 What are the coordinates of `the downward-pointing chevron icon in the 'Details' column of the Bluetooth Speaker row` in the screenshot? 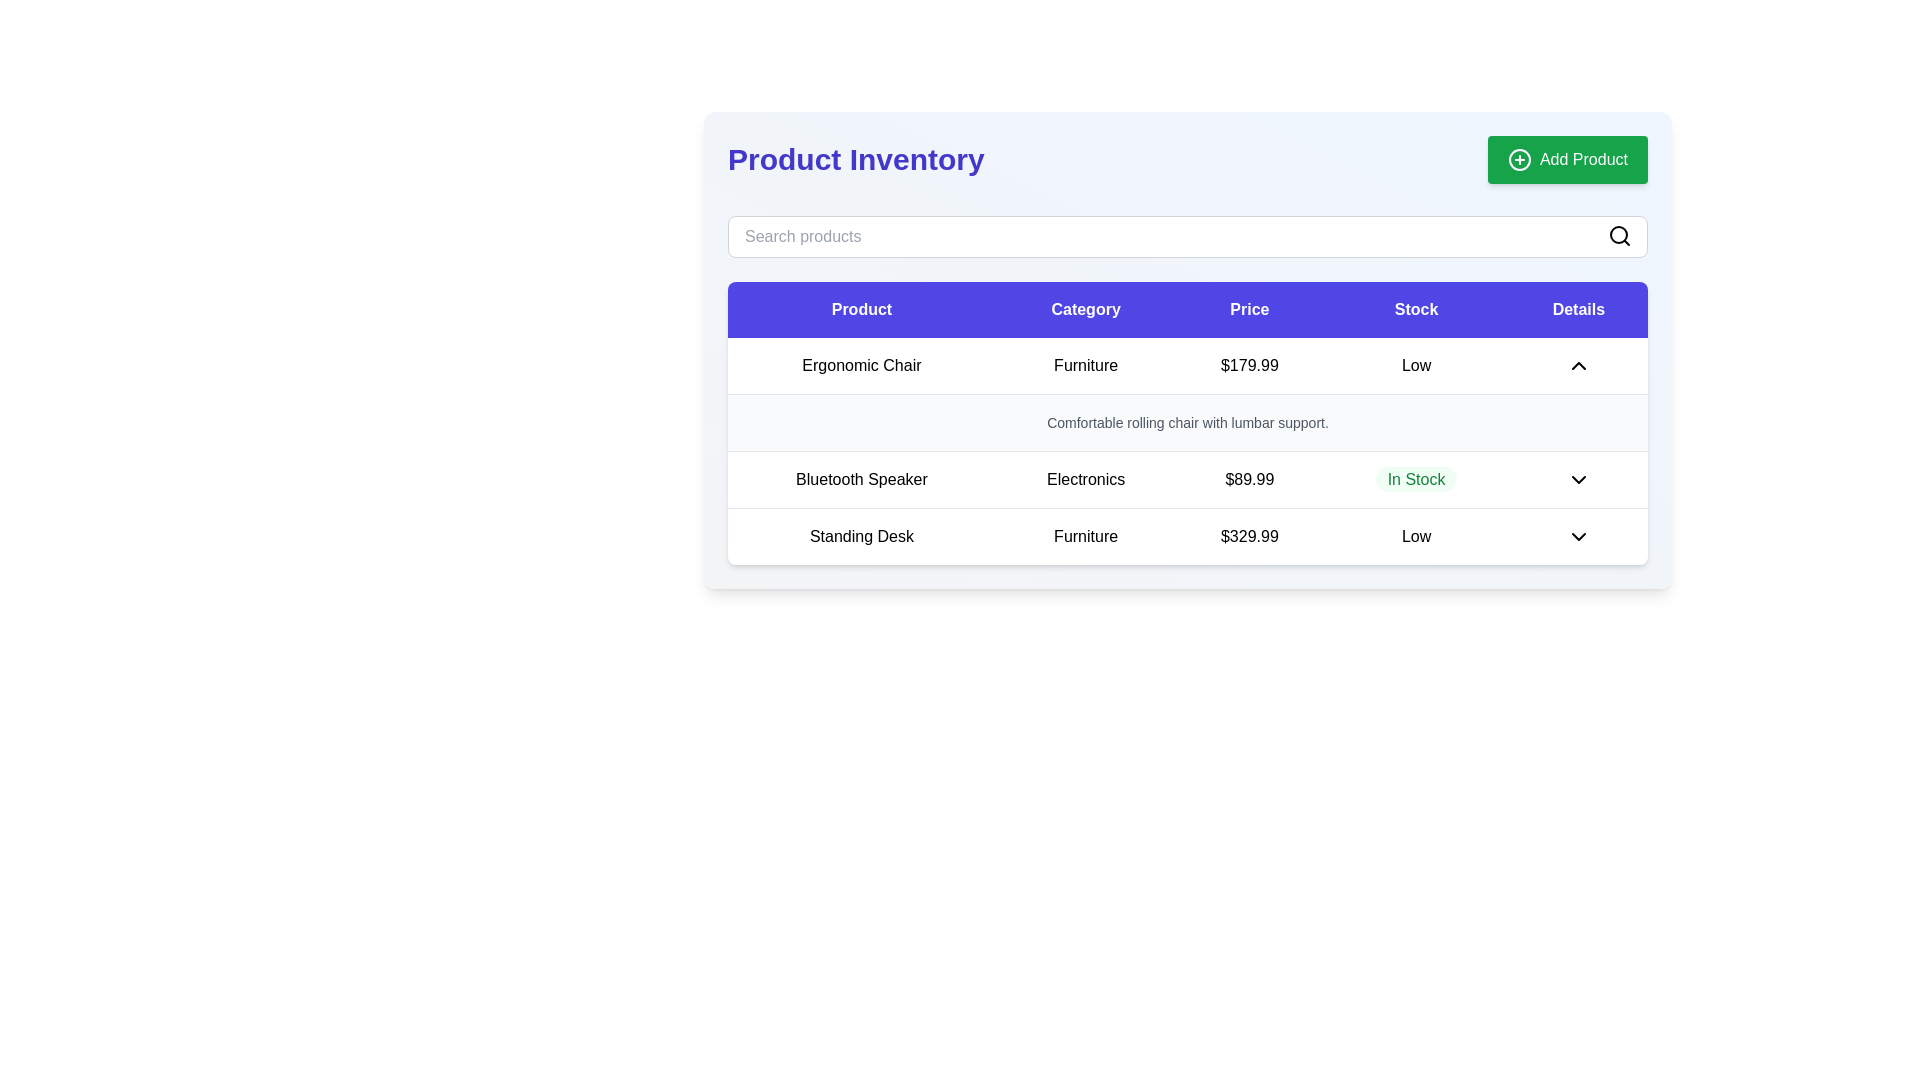 It's located at (1577, 479).